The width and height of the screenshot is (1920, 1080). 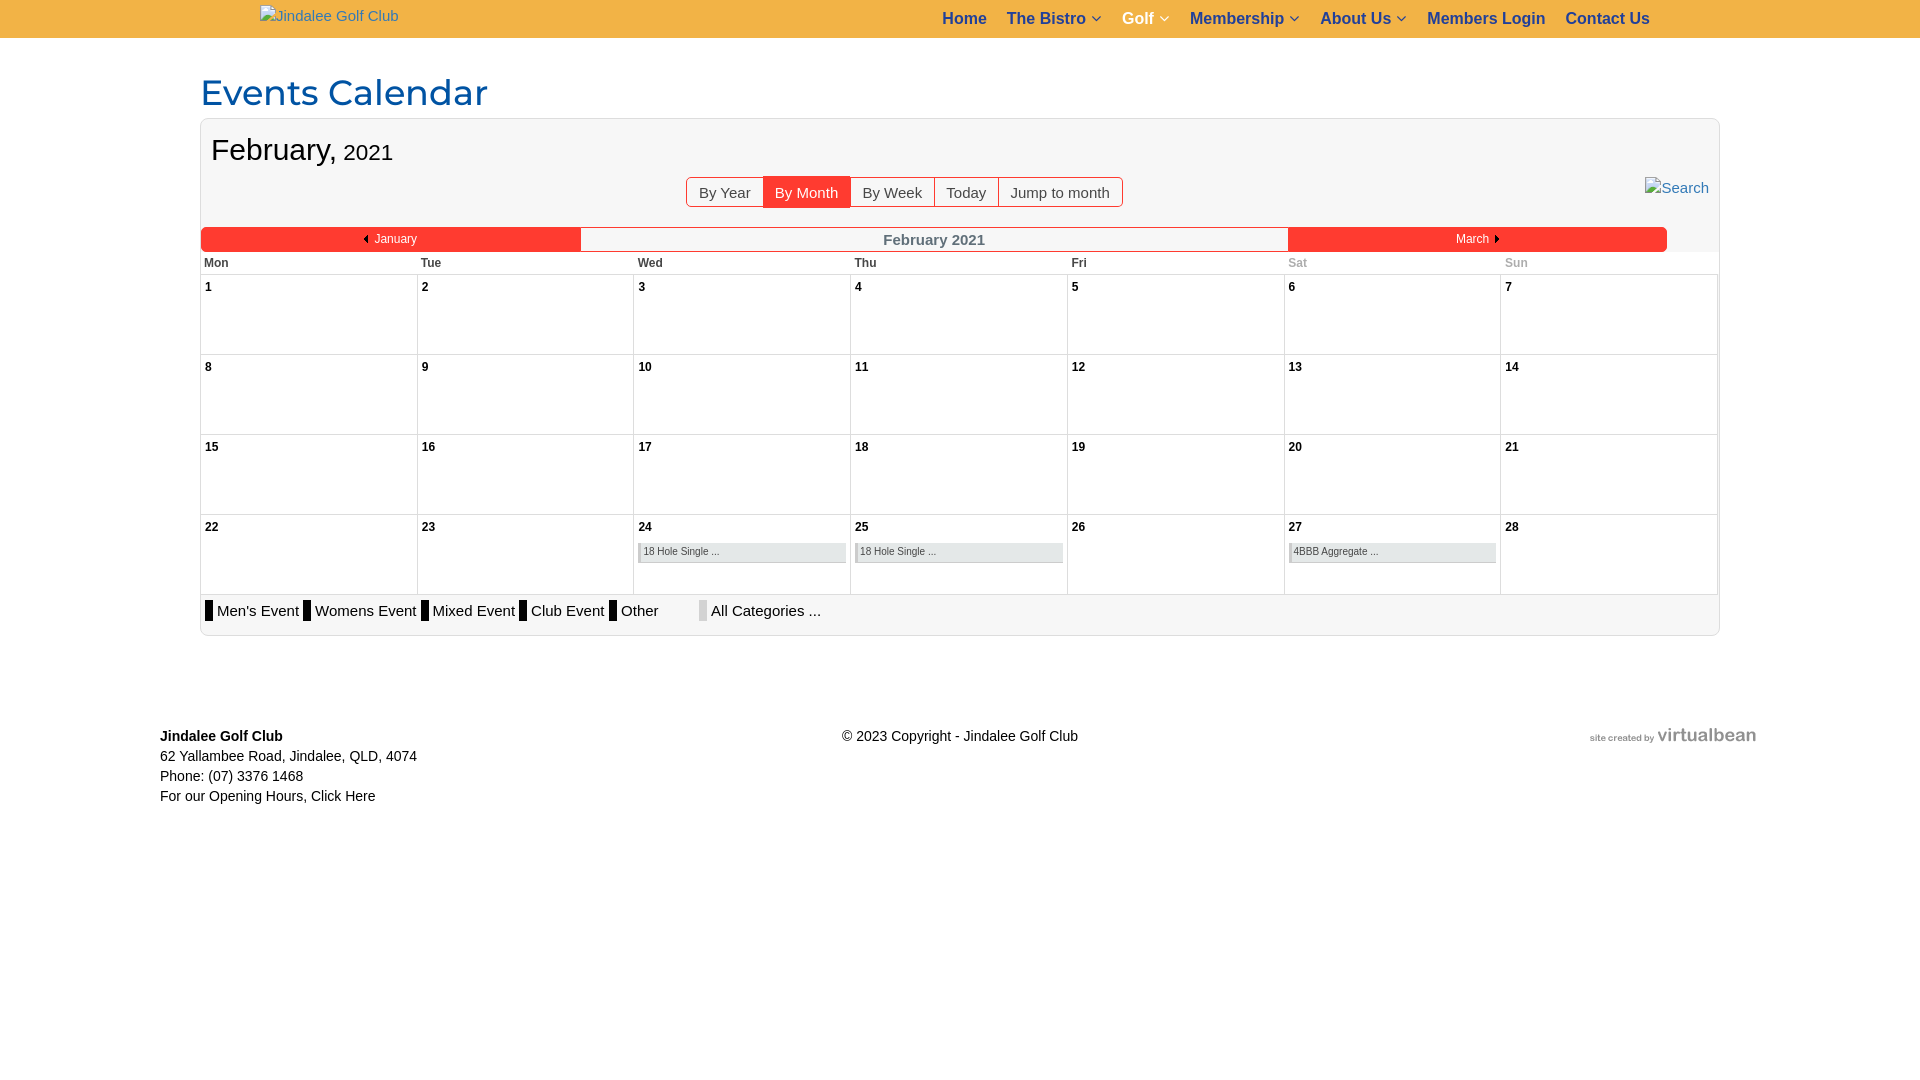 I want to click on '15', so click(x=205, y=446).